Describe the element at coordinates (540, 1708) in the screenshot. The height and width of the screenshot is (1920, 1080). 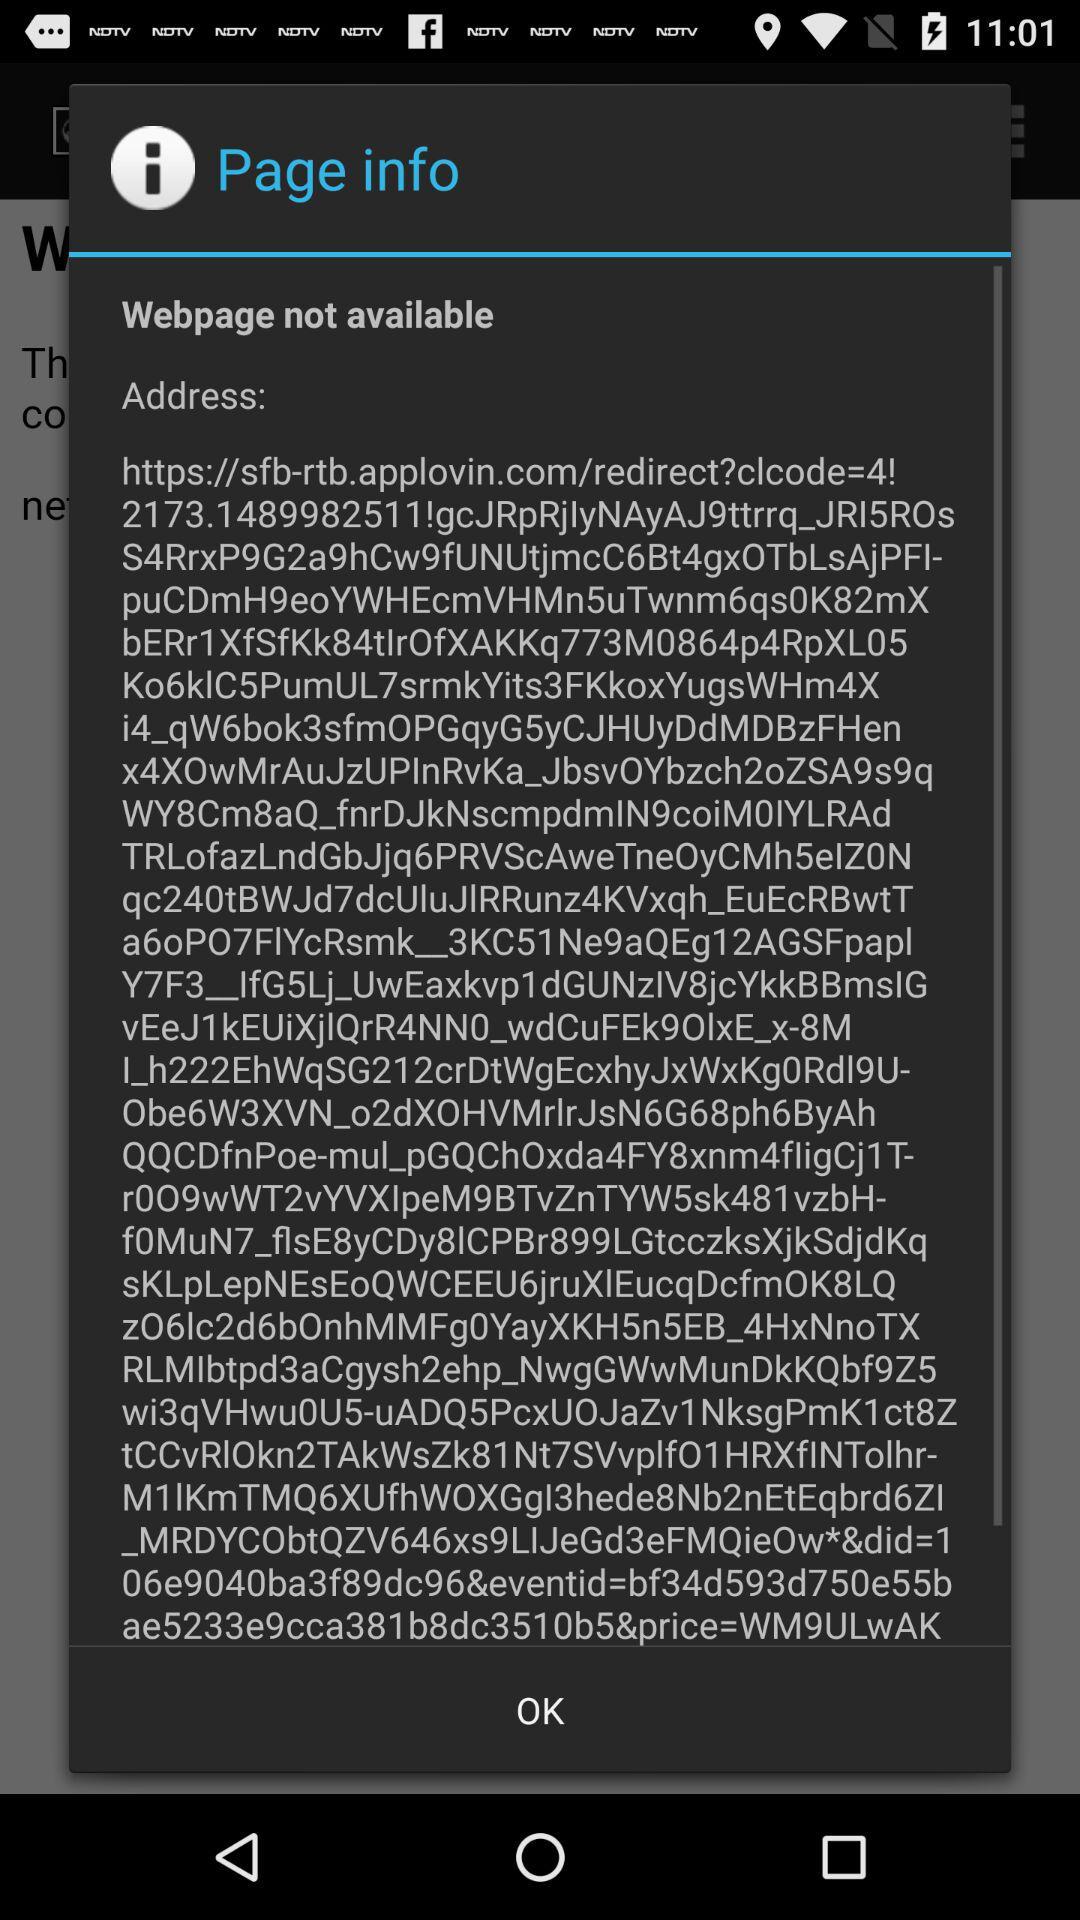
I see `the icon below the https sfb rtb item` at that location.